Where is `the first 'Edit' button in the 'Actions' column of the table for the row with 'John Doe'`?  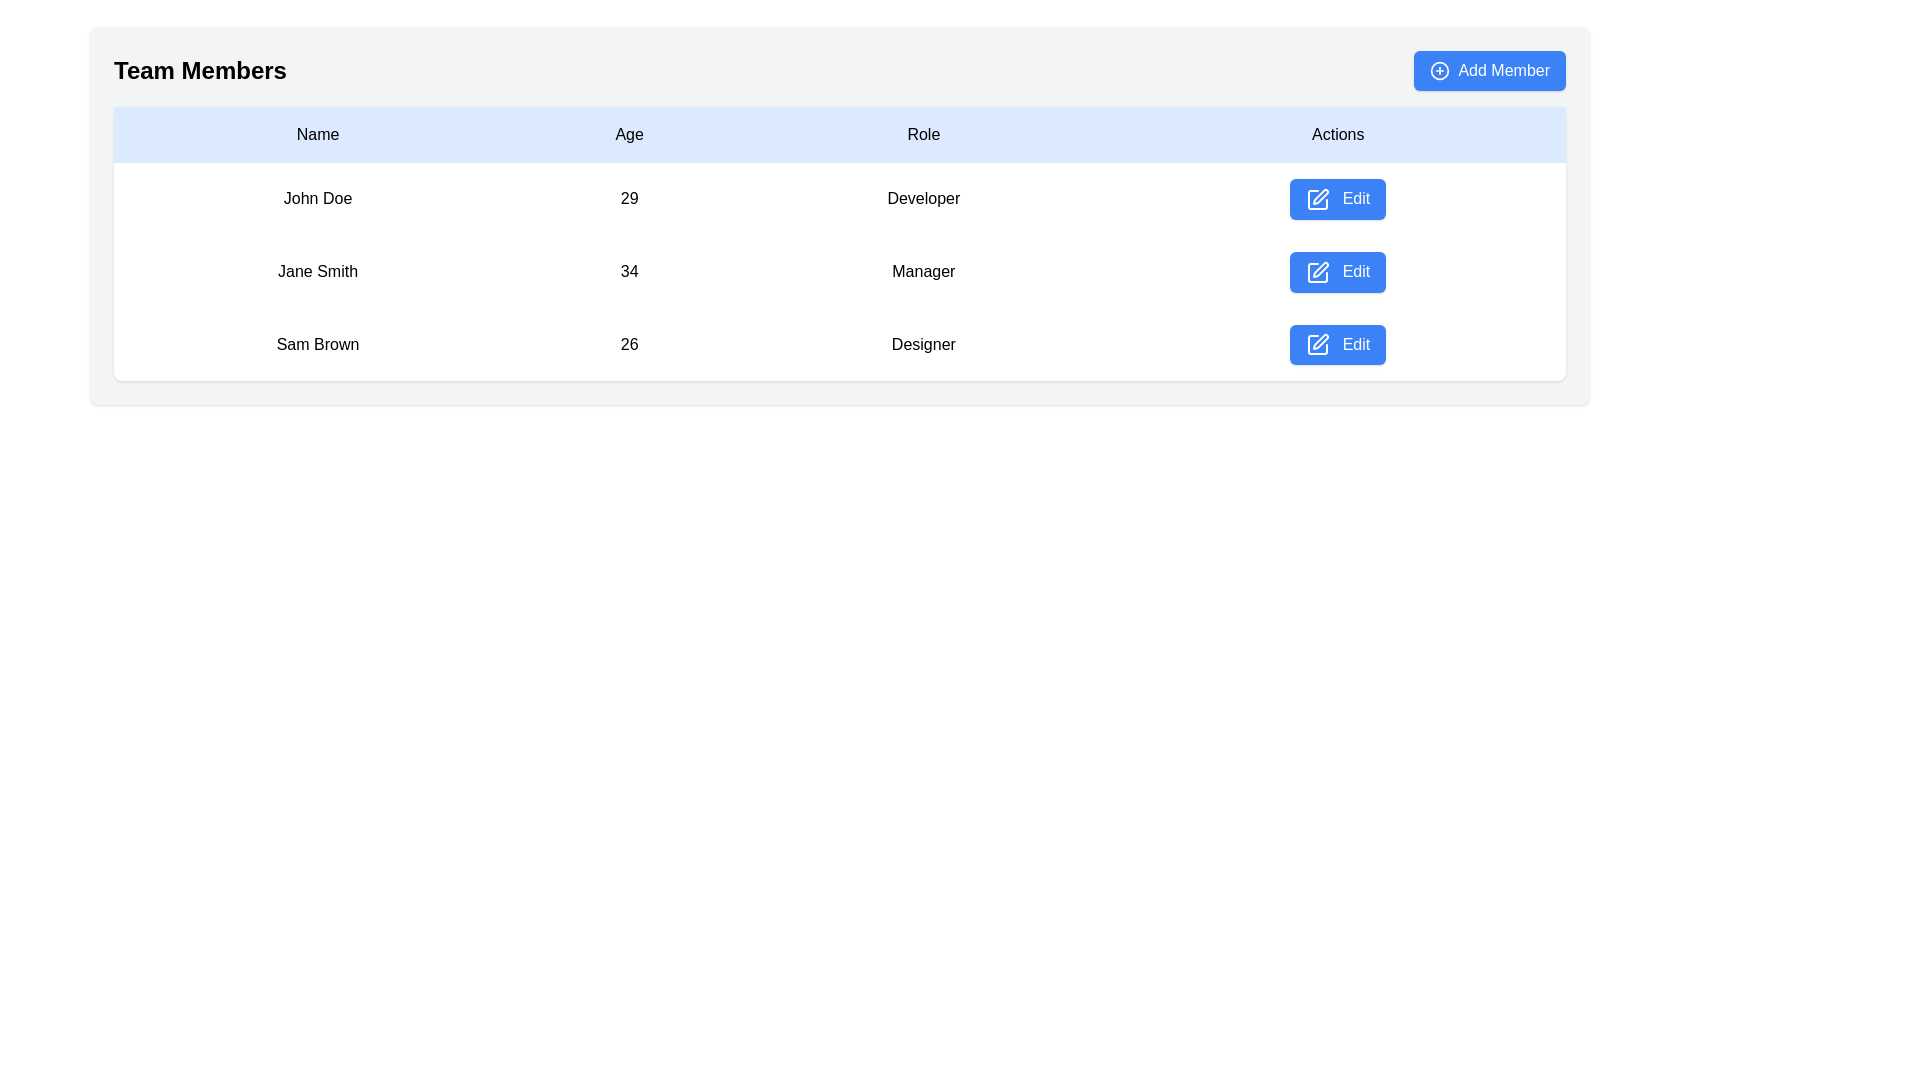 the first 'Edit' button in the 'Actions' column of the table for the row with 'John Doe' is located at coordinates (1338, 199).